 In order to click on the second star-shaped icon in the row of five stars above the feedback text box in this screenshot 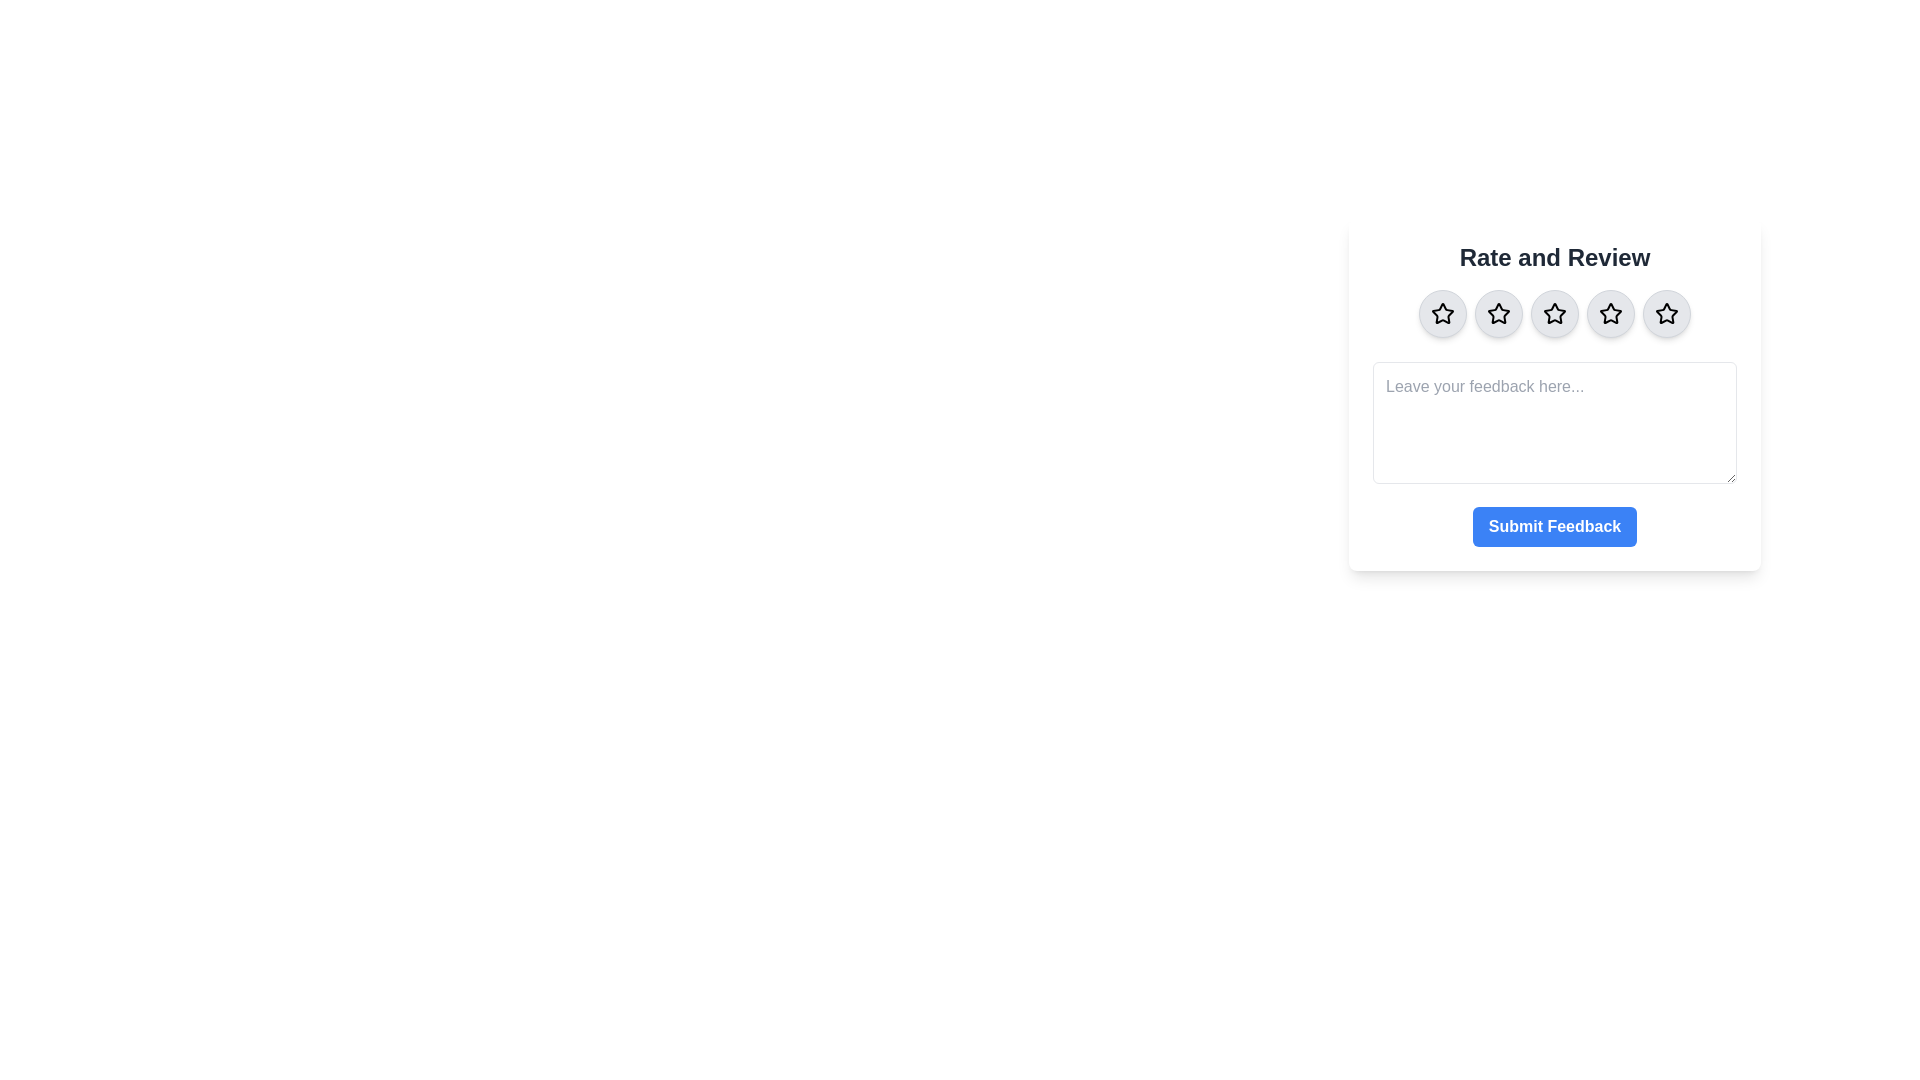, I will do `click(1498, 313)`.